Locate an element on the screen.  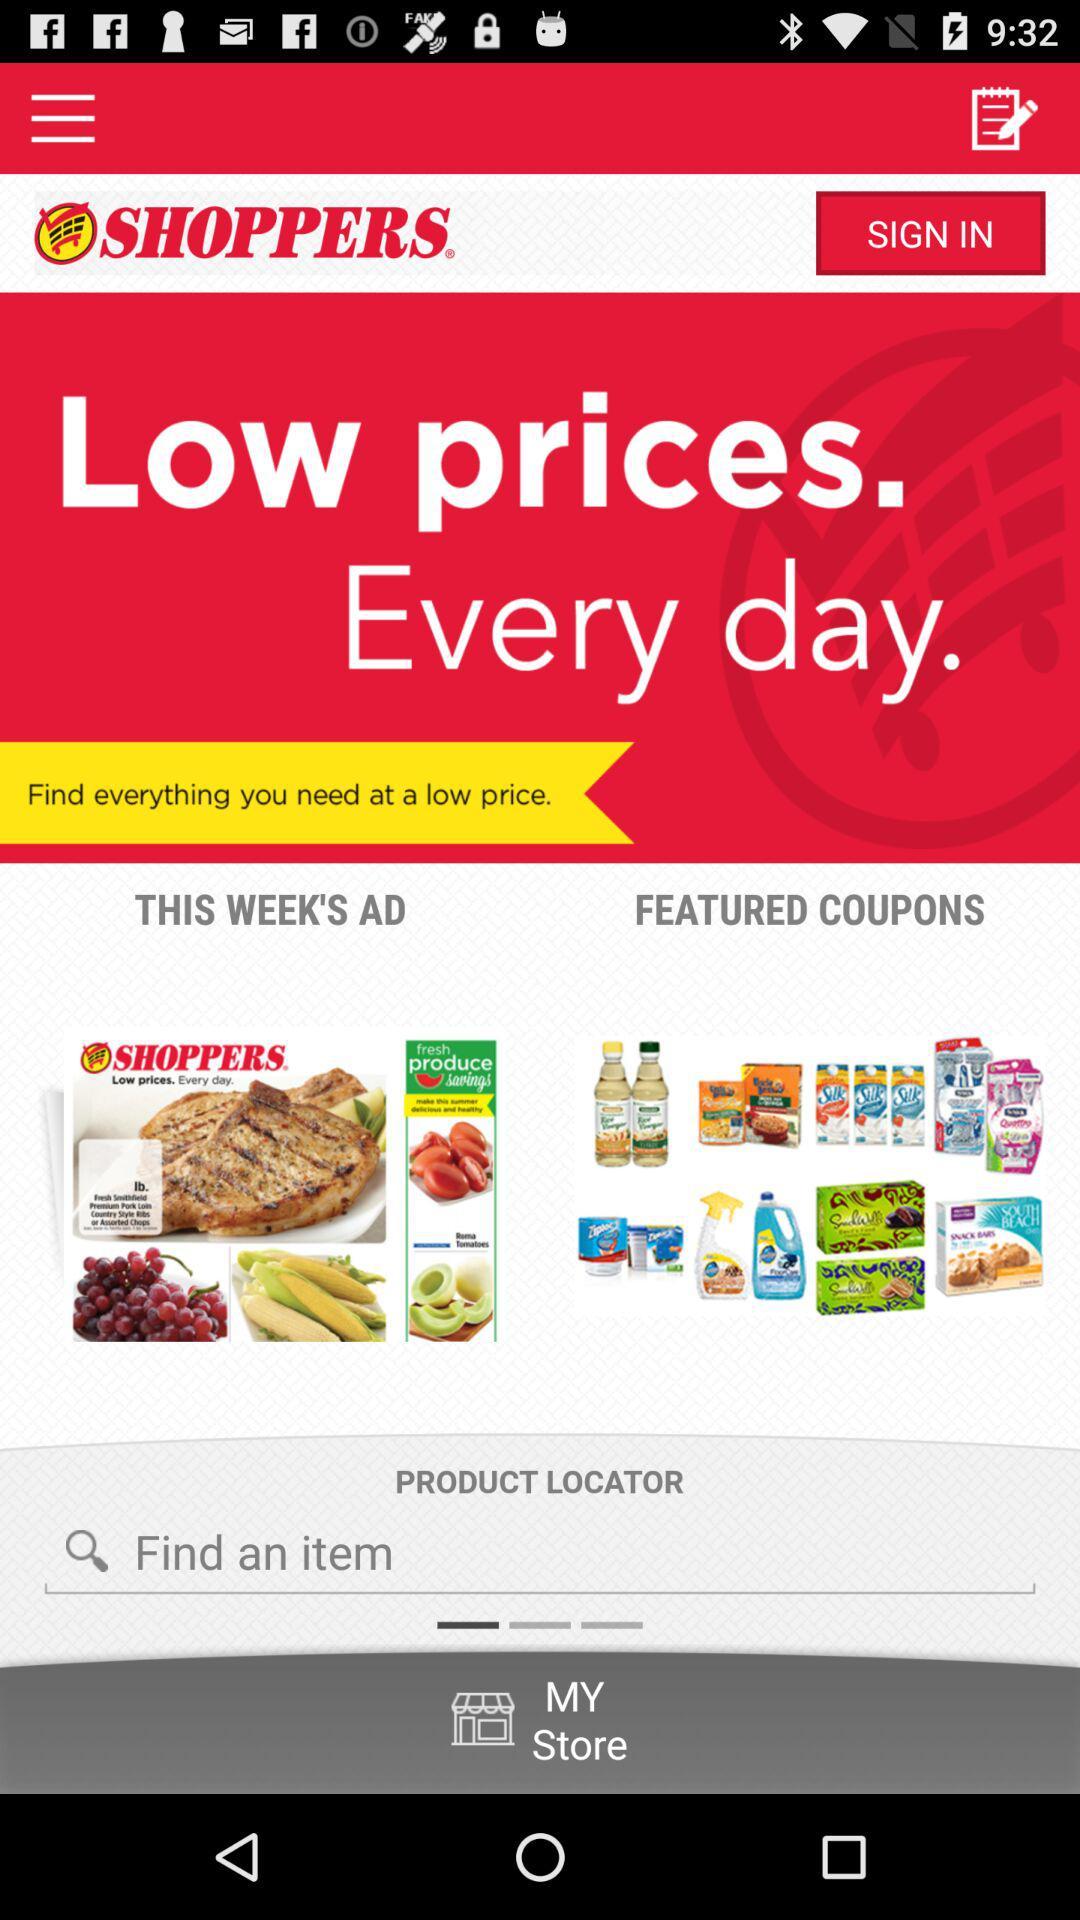
menu bar is located at coordinates (61, 117).